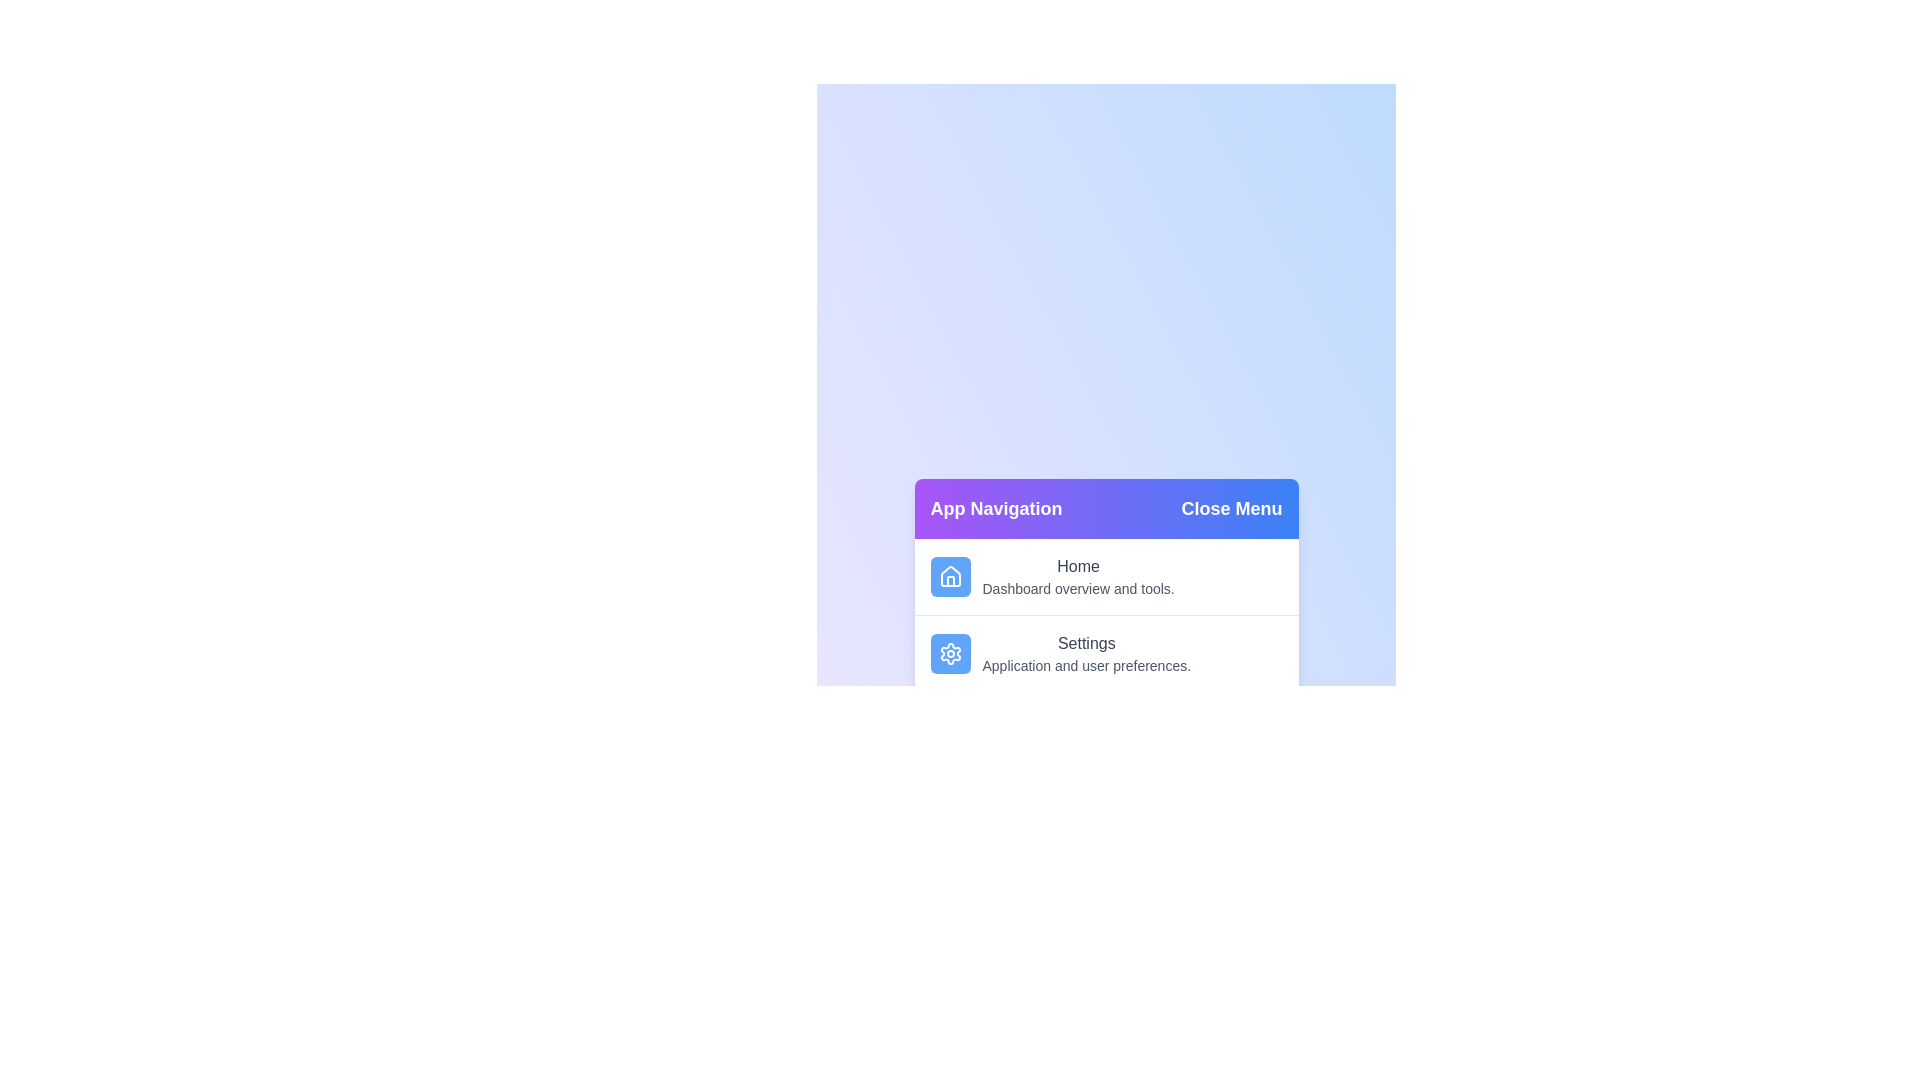  I want to click on the 'App Navigation' title to focus it, so click(996, 508).